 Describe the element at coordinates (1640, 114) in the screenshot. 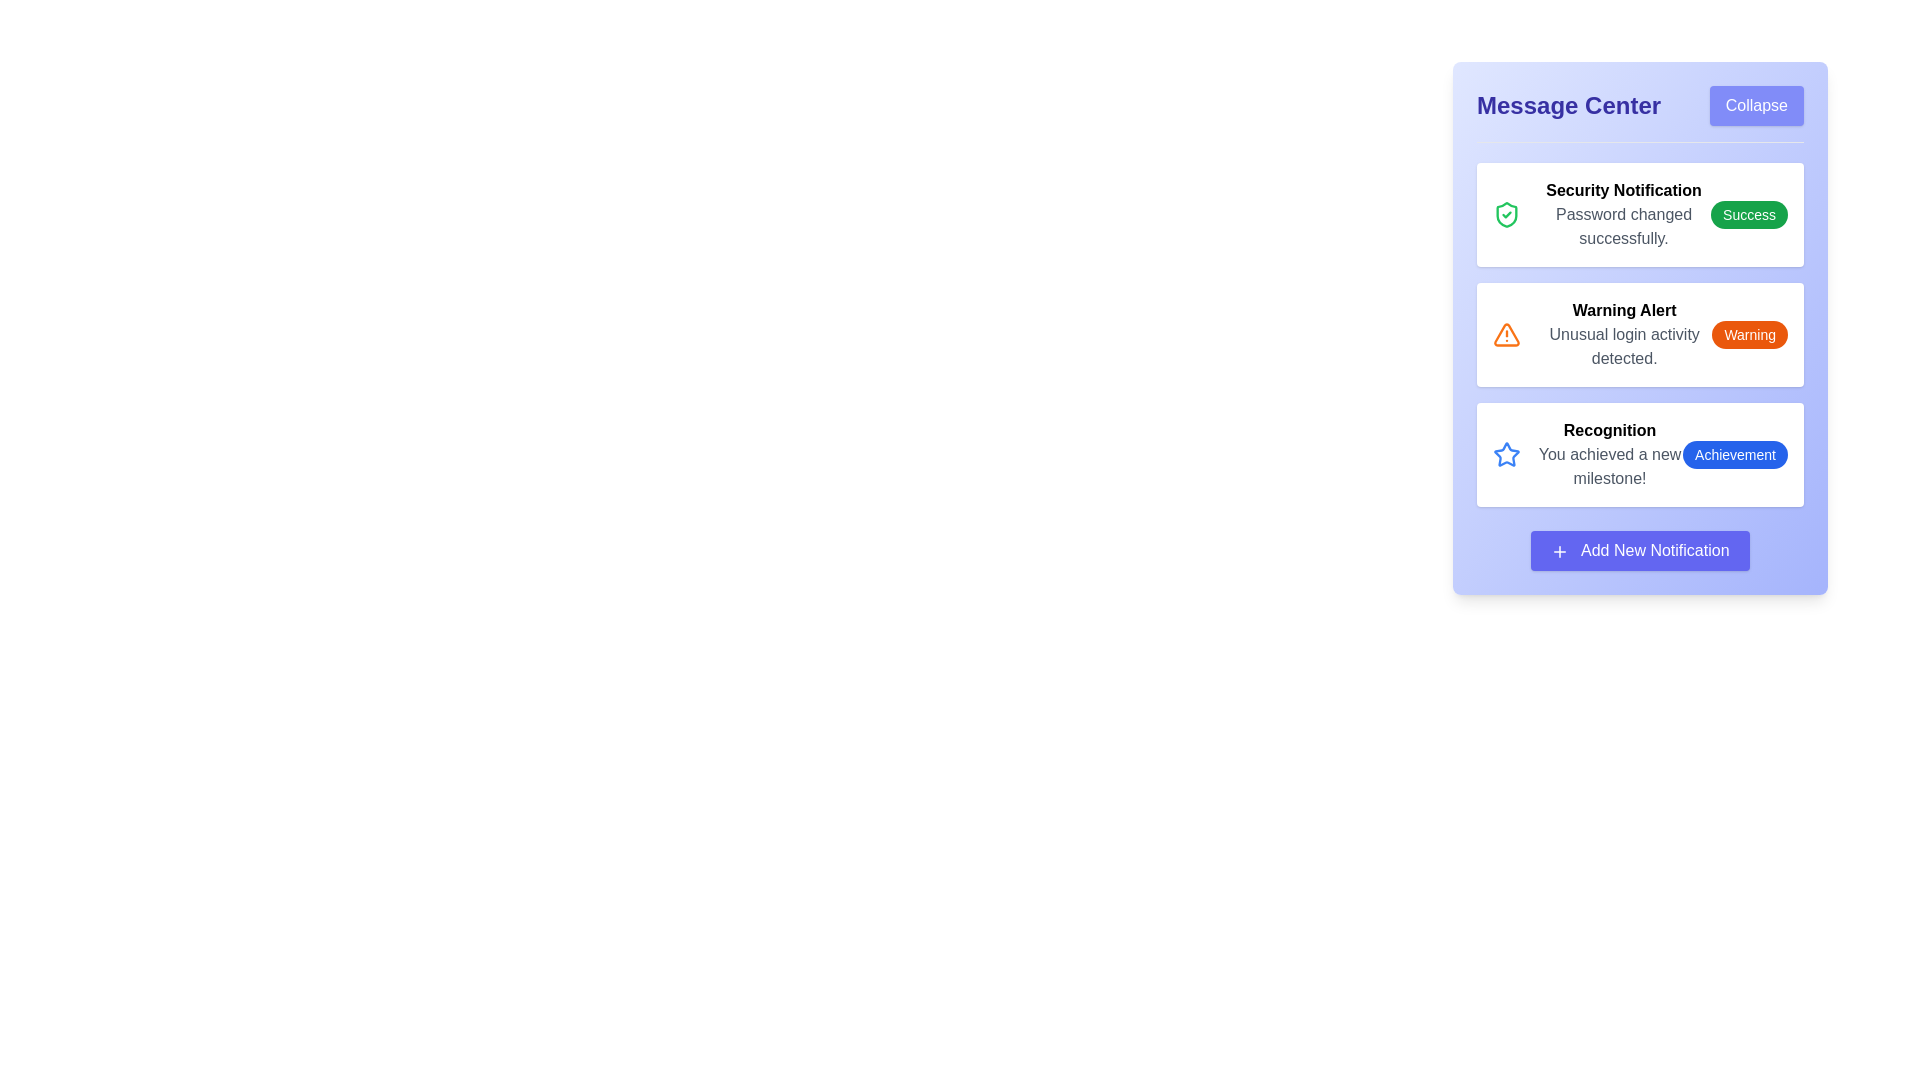

I see `the 'Message Center' text header in the card's top section to focus on it` at that location.